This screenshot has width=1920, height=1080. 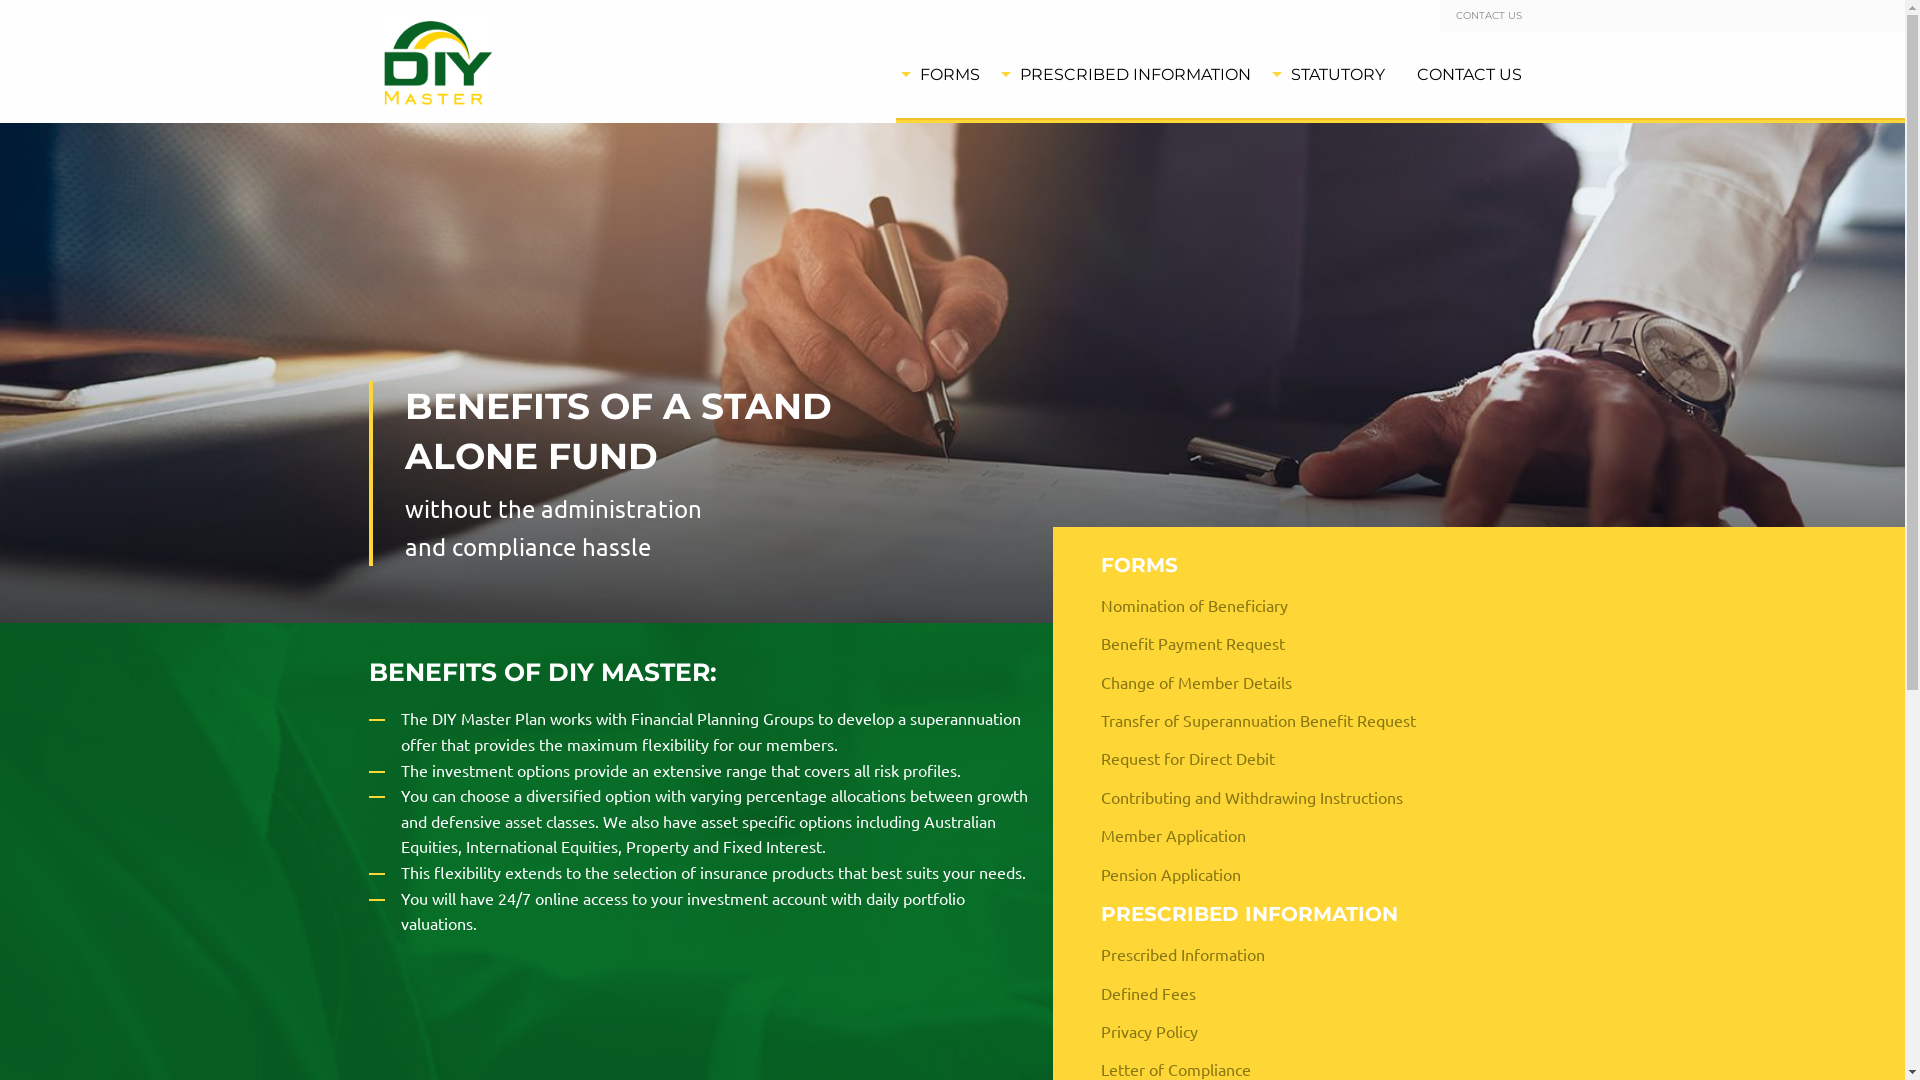 I want to click on 'PRESCRIBED INFORMATION', so click(x=1131, y=73).